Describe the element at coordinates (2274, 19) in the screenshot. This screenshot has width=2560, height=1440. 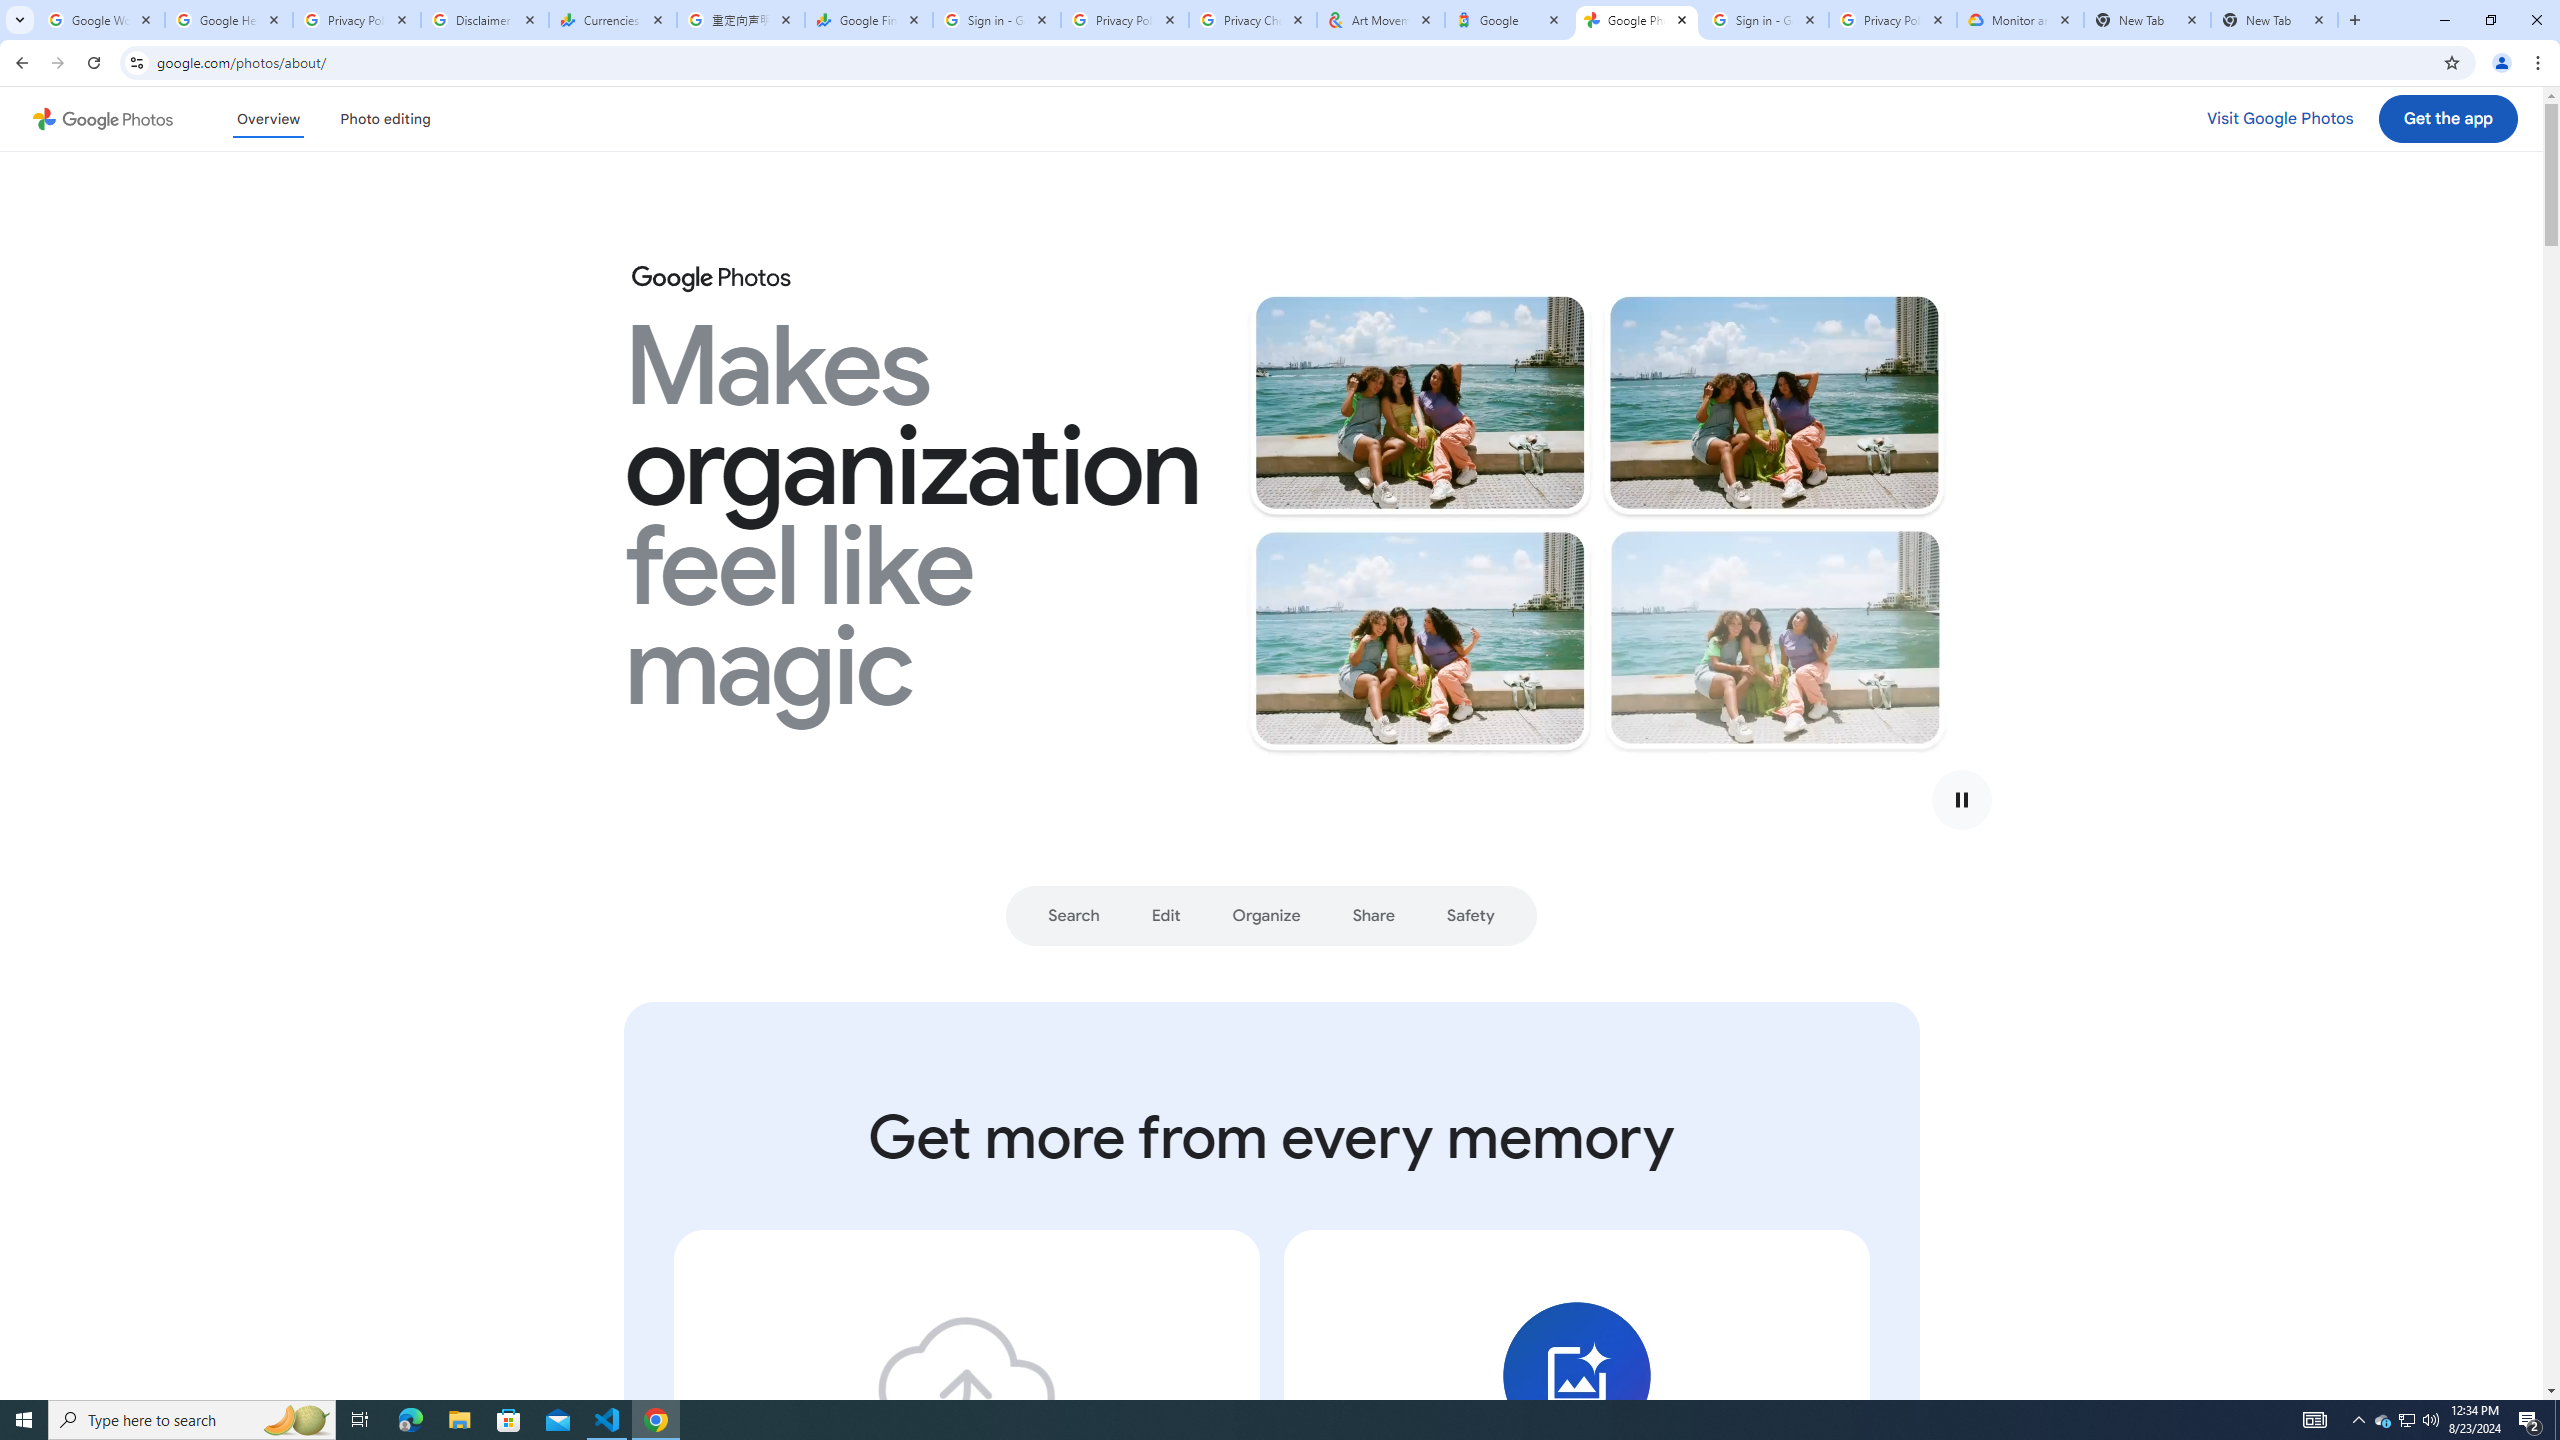
I see `'New Tab'` at that location.